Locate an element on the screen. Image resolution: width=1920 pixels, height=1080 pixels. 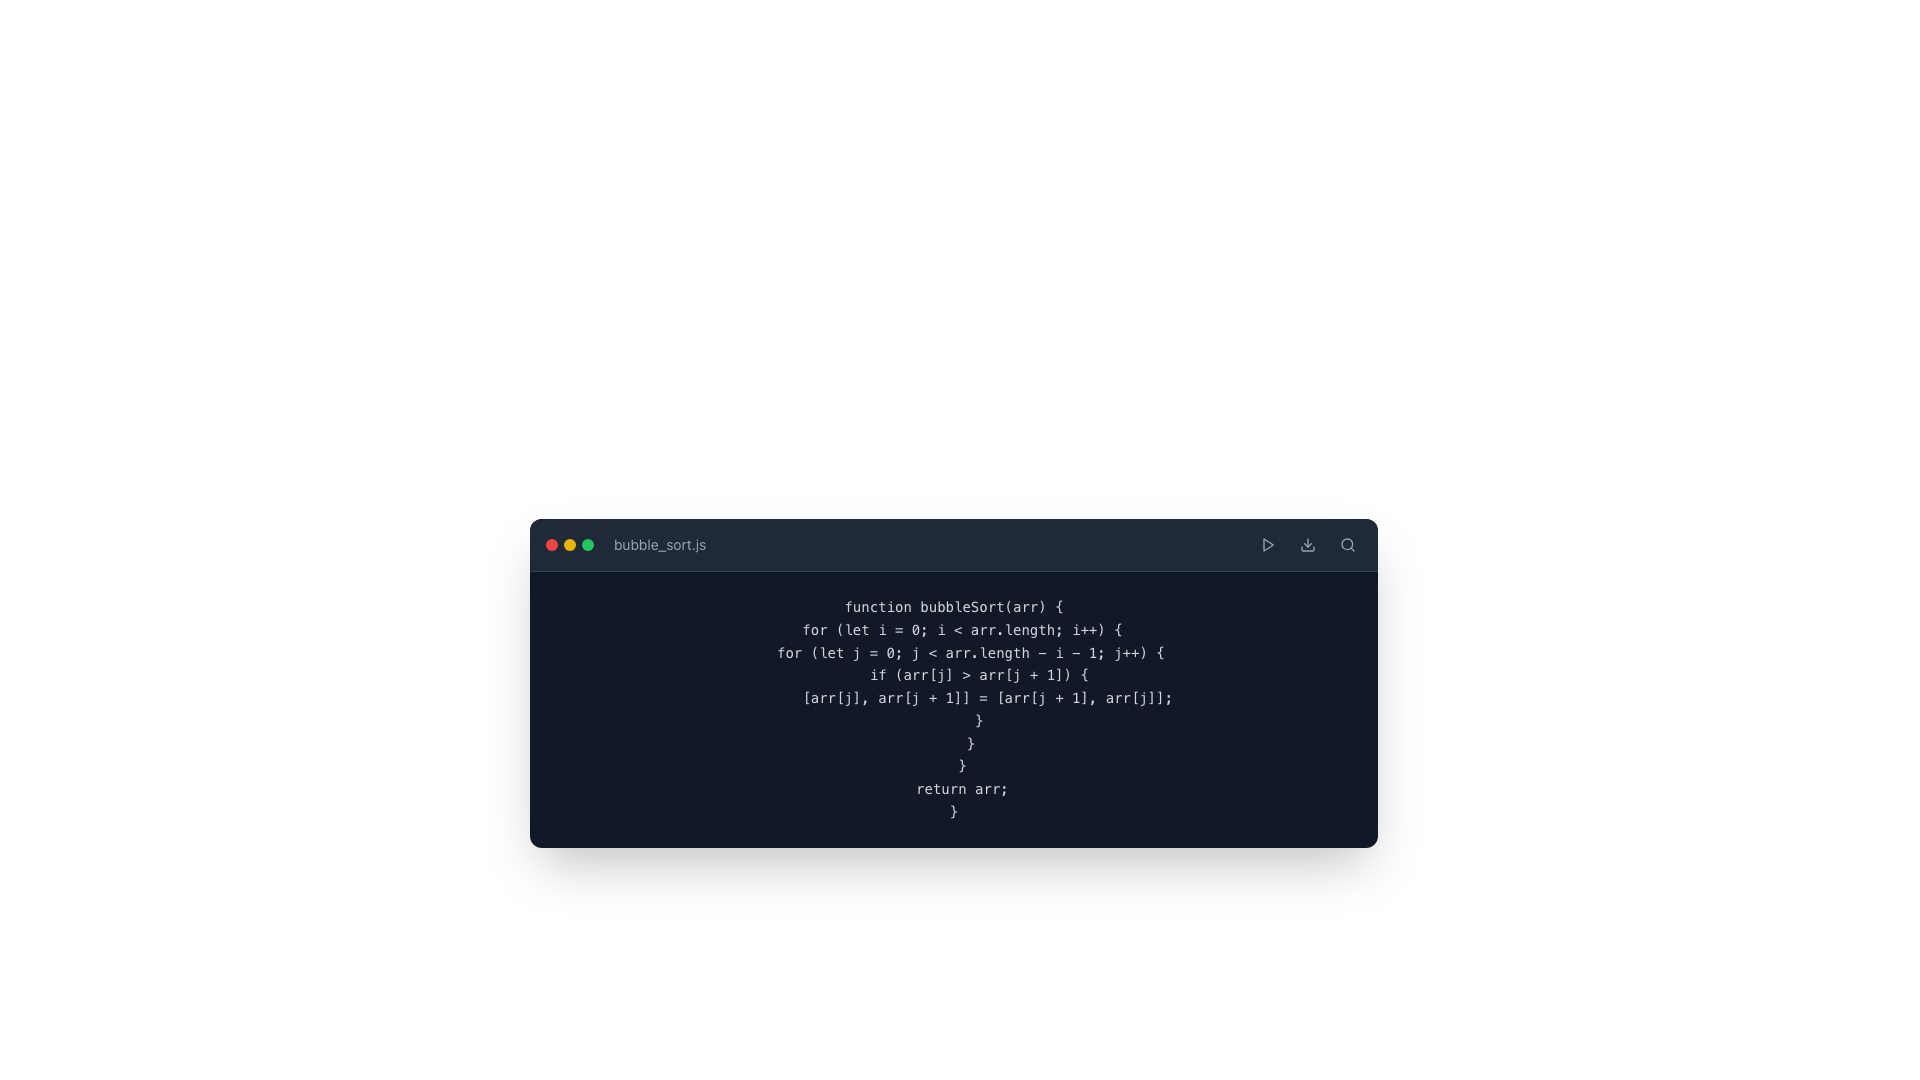
the leftmost red circular icon in the group of three indicators is located at coordinates (552, 544).